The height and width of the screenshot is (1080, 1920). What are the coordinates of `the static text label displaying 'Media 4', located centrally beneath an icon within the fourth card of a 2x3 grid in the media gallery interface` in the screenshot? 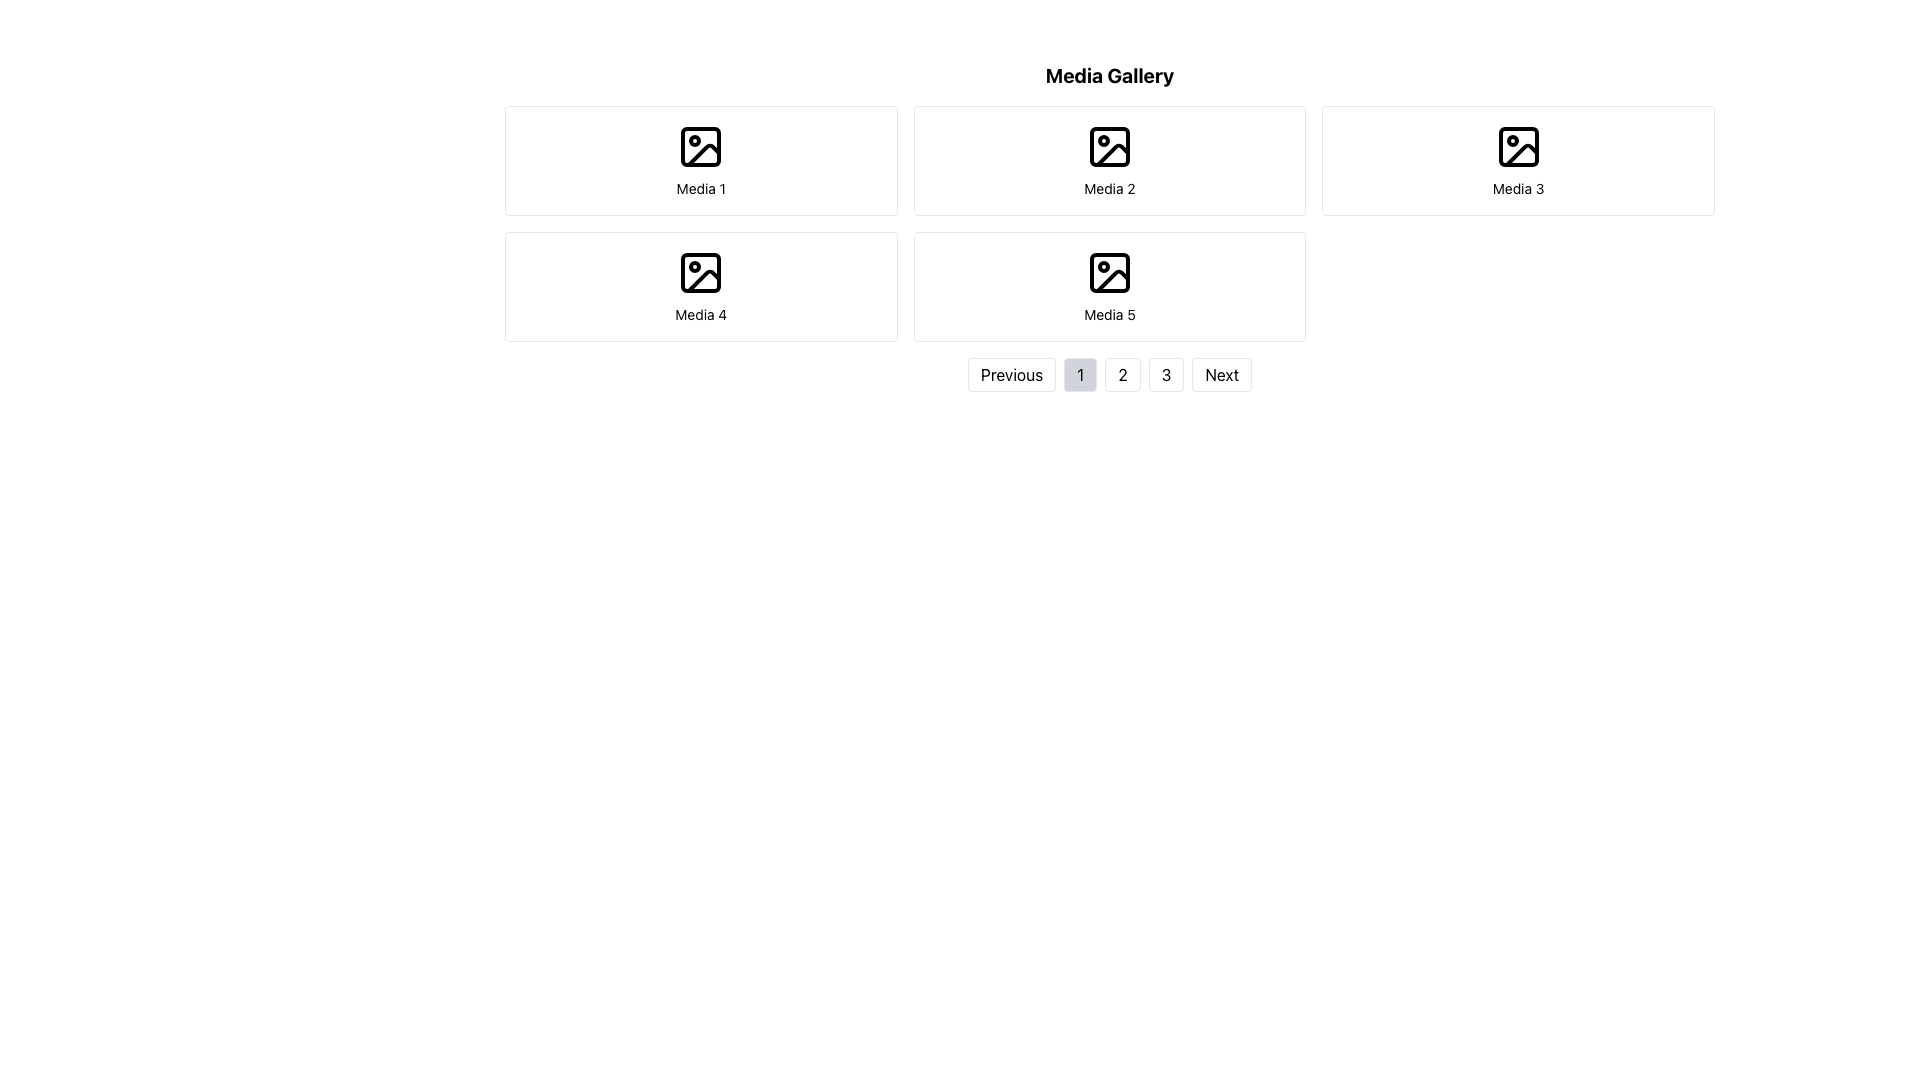 It's located at (701, 315).